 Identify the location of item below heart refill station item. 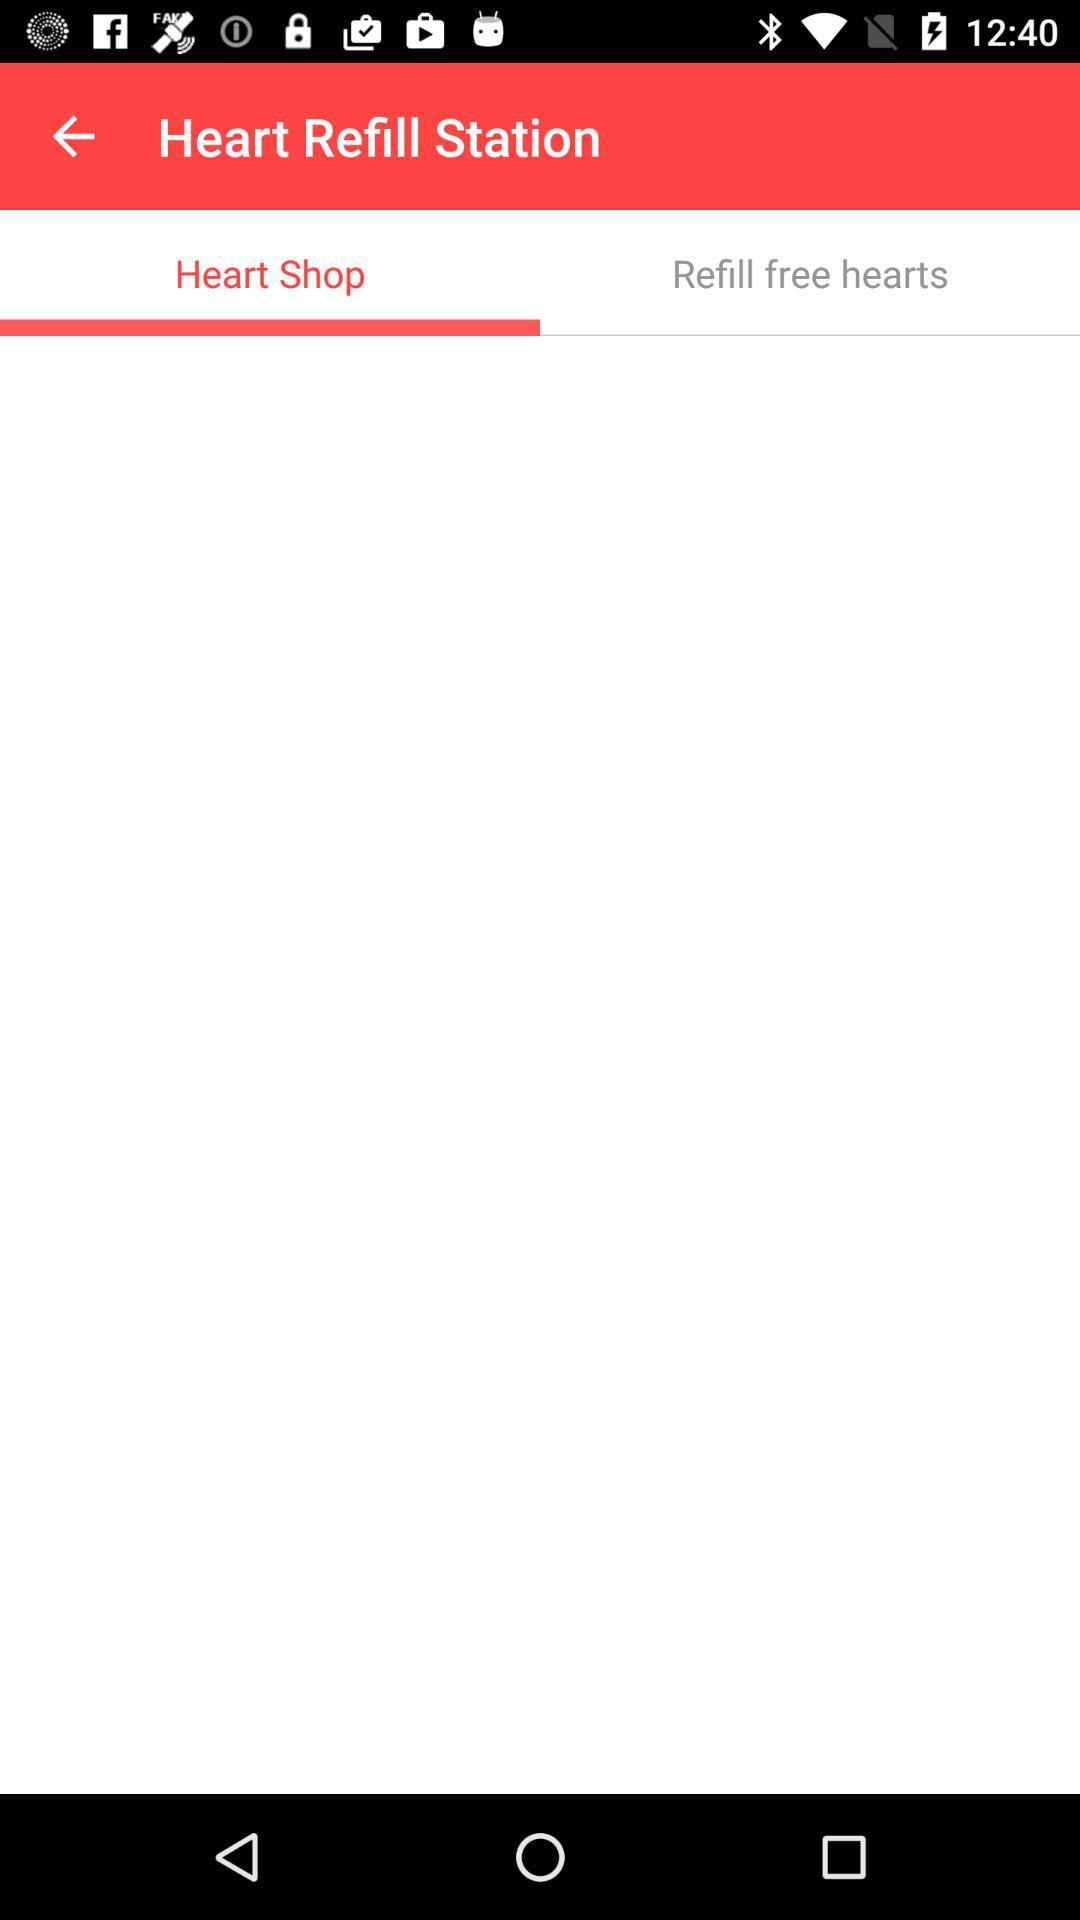
(810, 272).